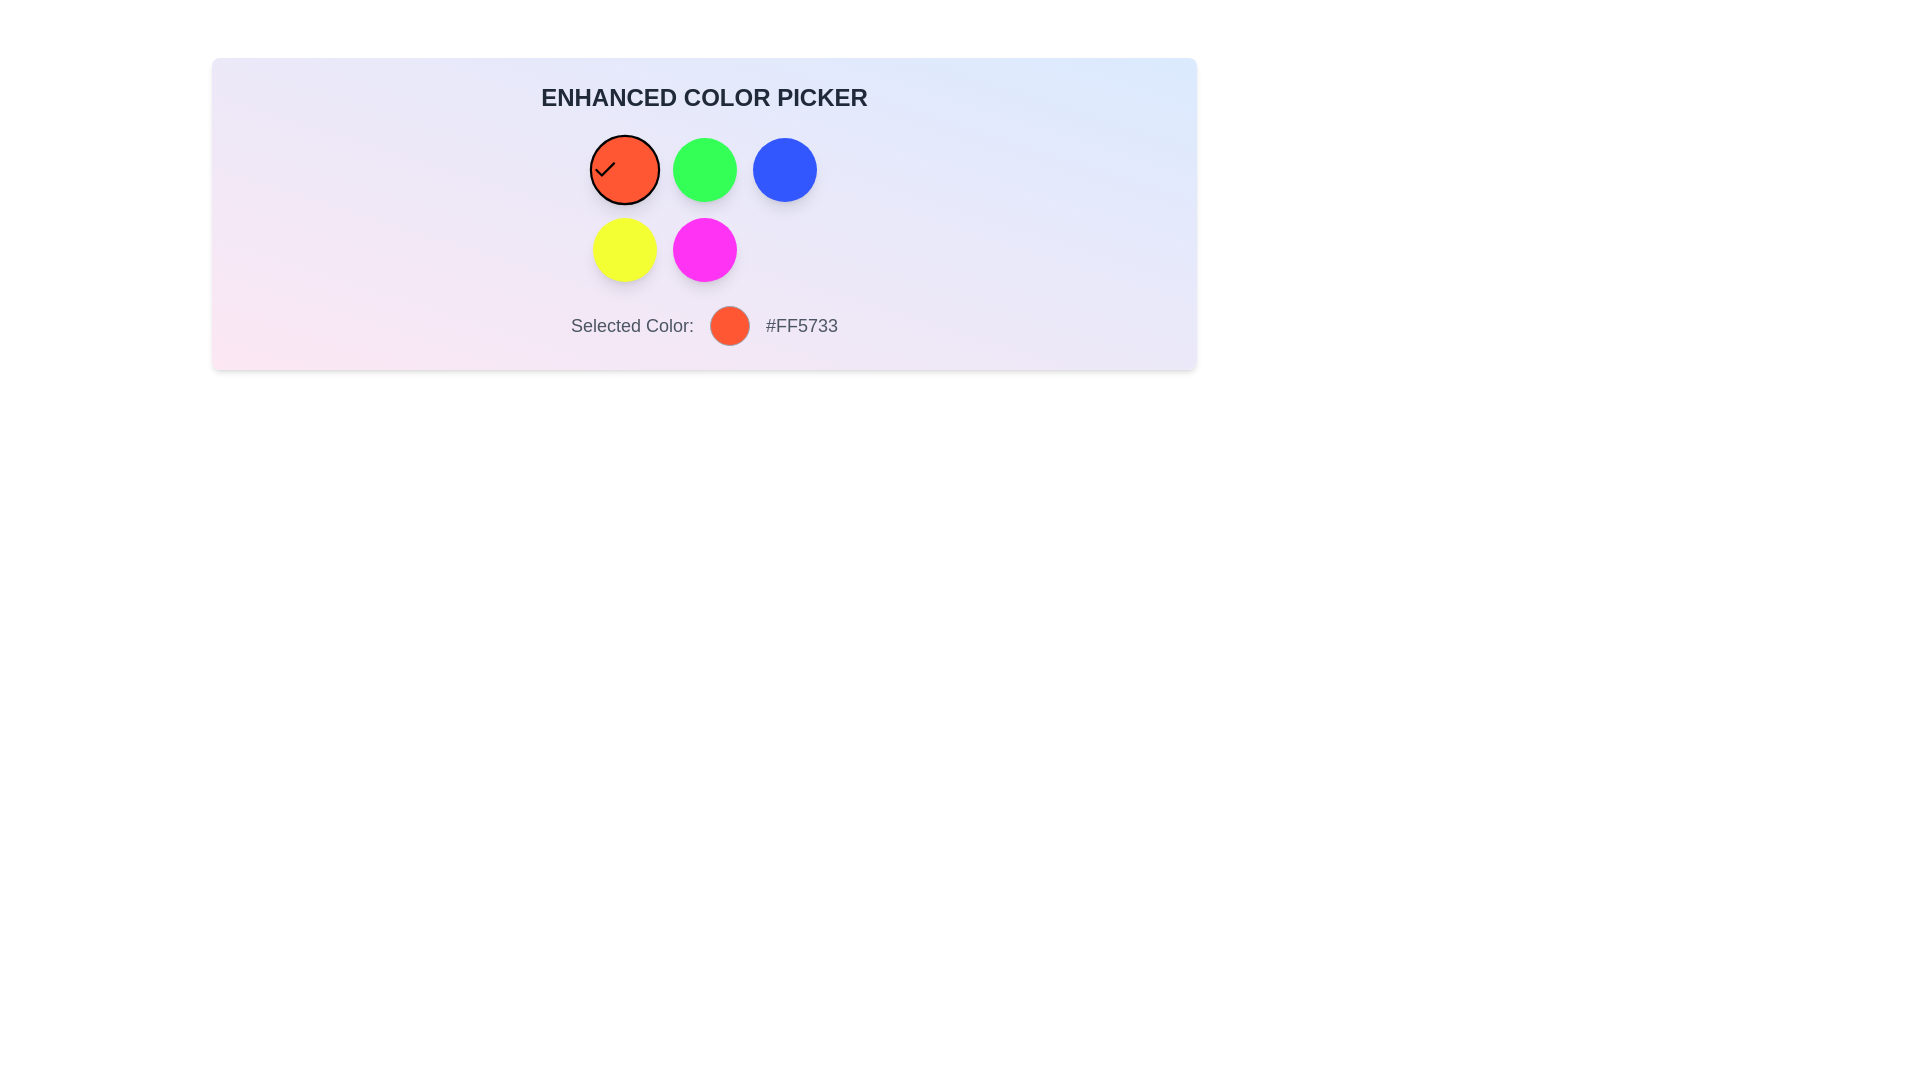  I want to click on the color selector button located in the bottom row, middle column of the grid layout, so click(704, 249).